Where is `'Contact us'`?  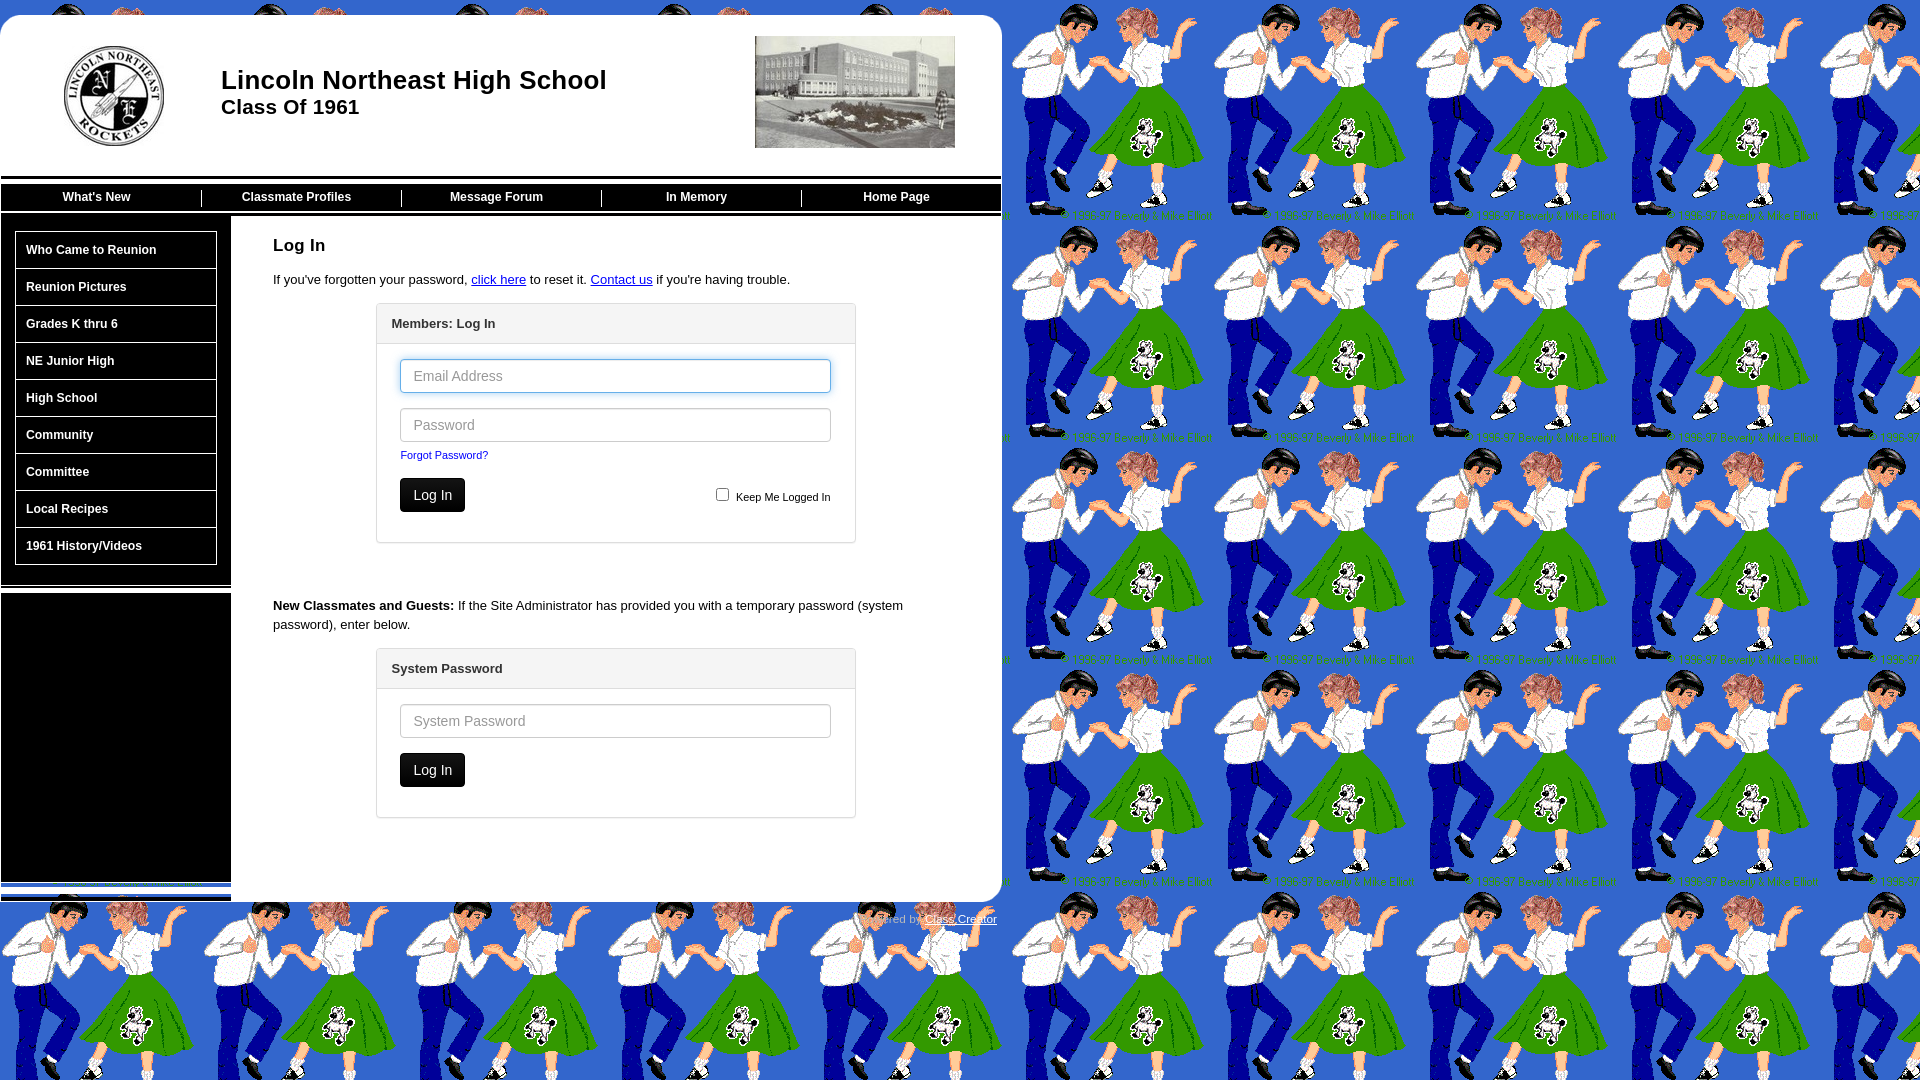 'Contact us' is located at coordinates (621, 279).